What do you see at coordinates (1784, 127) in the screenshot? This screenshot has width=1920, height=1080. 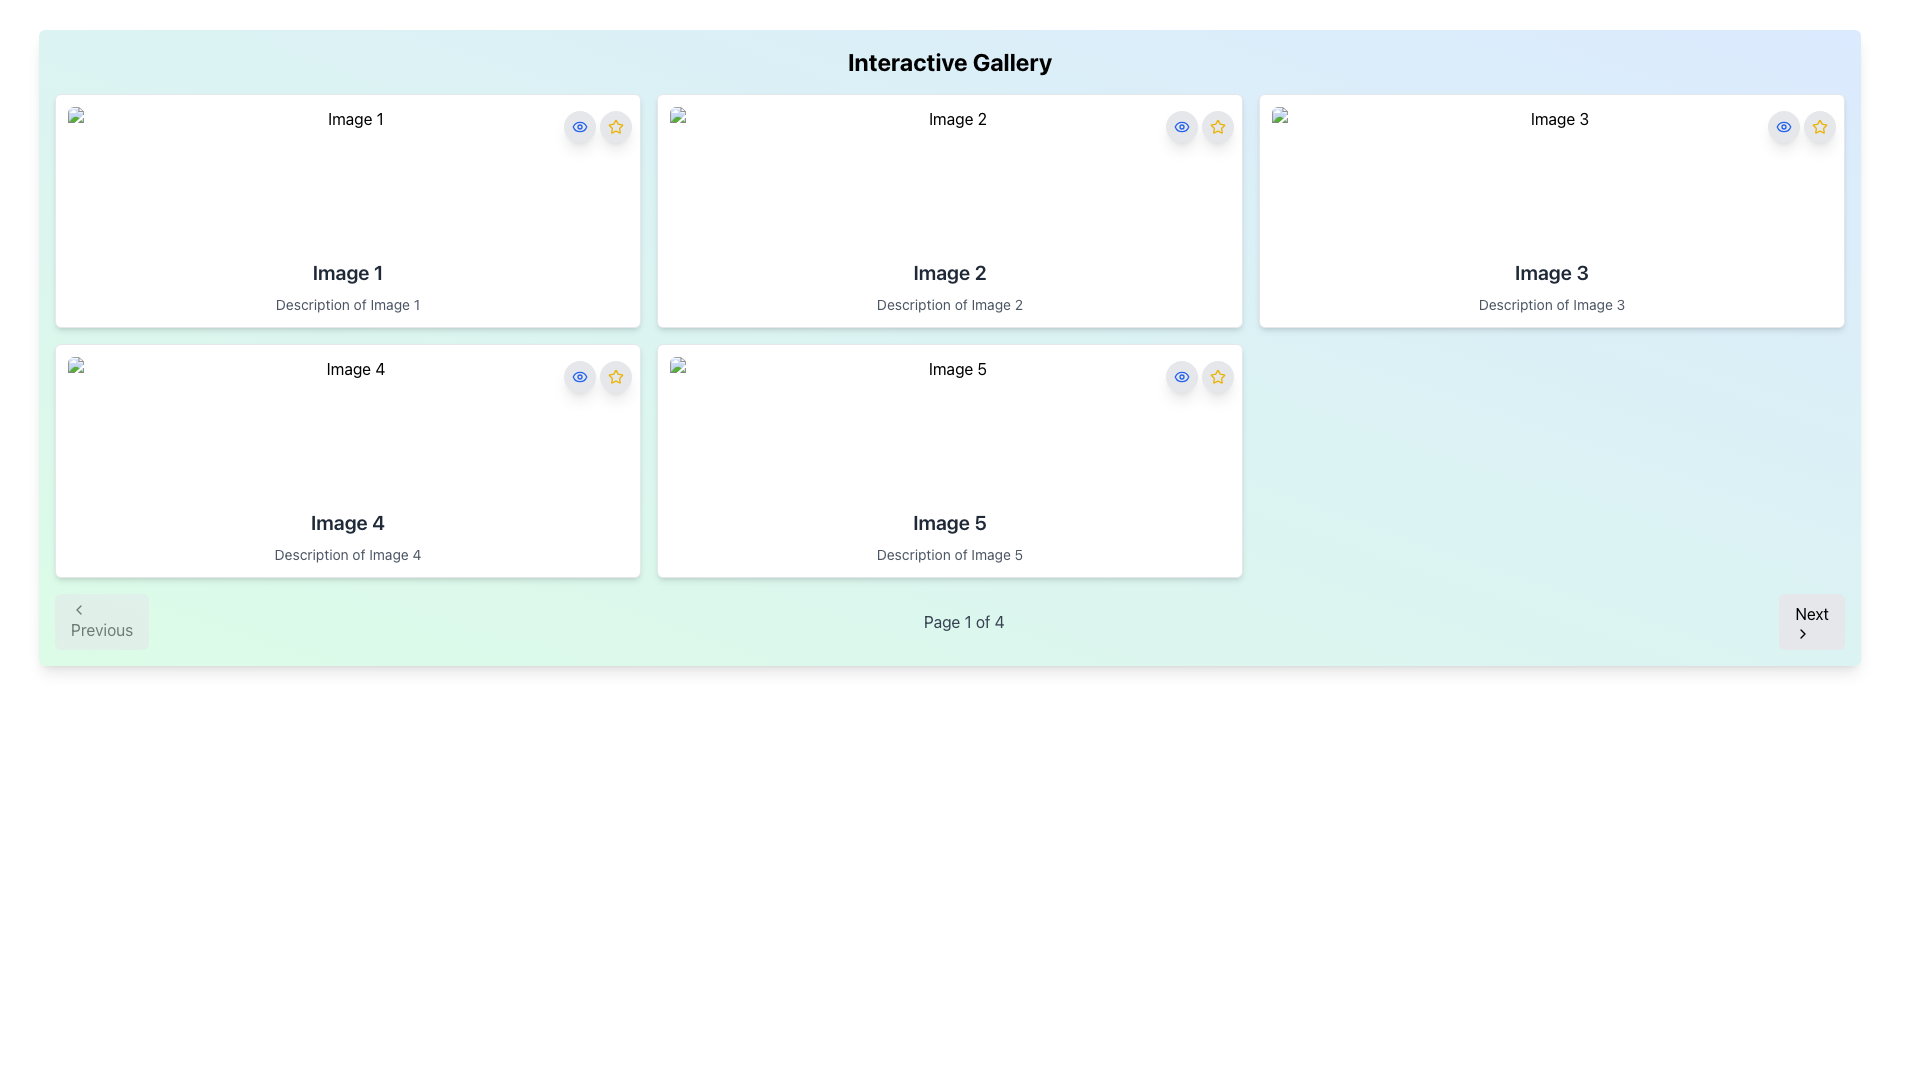 I see `the eye icon in the top-right corner of the 'Image 3' card` at bounding box center [1784, 127].